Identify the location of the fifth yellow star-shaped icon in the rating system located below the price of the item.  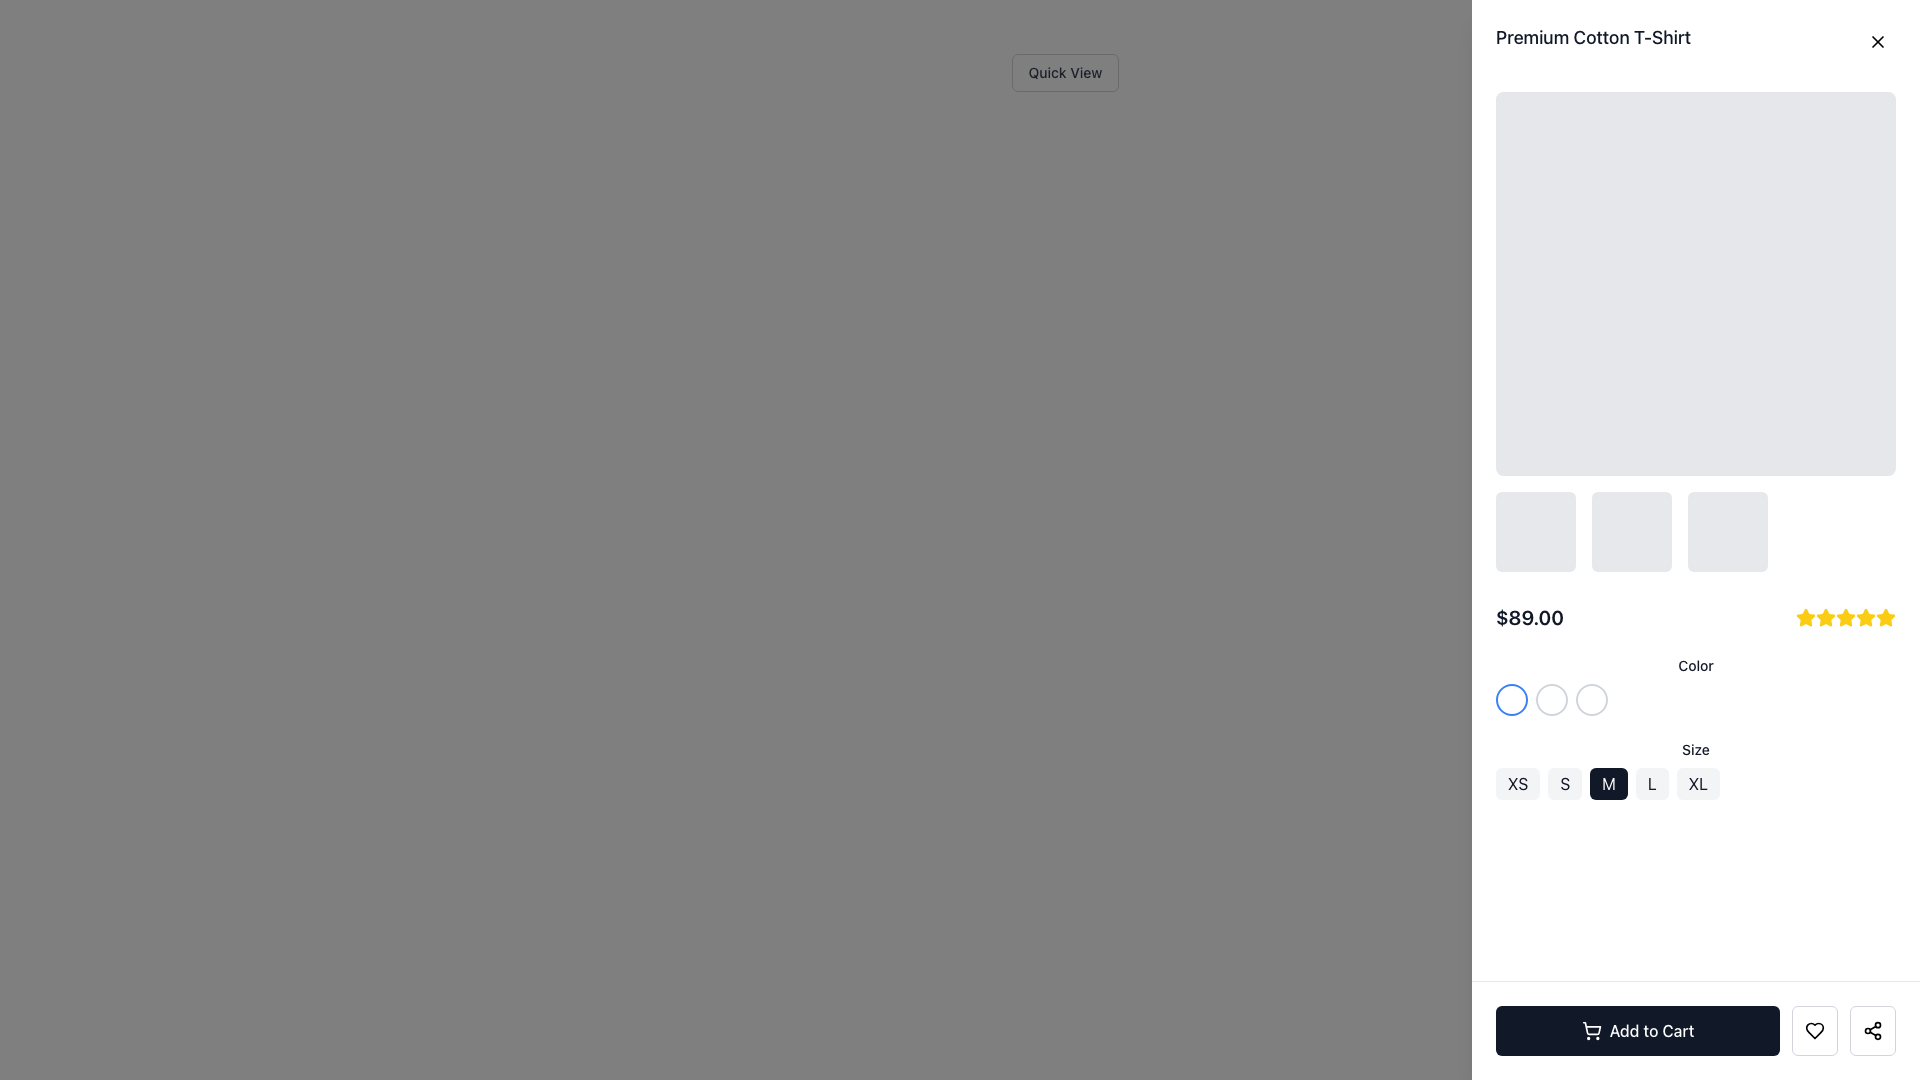
(1885, 616).